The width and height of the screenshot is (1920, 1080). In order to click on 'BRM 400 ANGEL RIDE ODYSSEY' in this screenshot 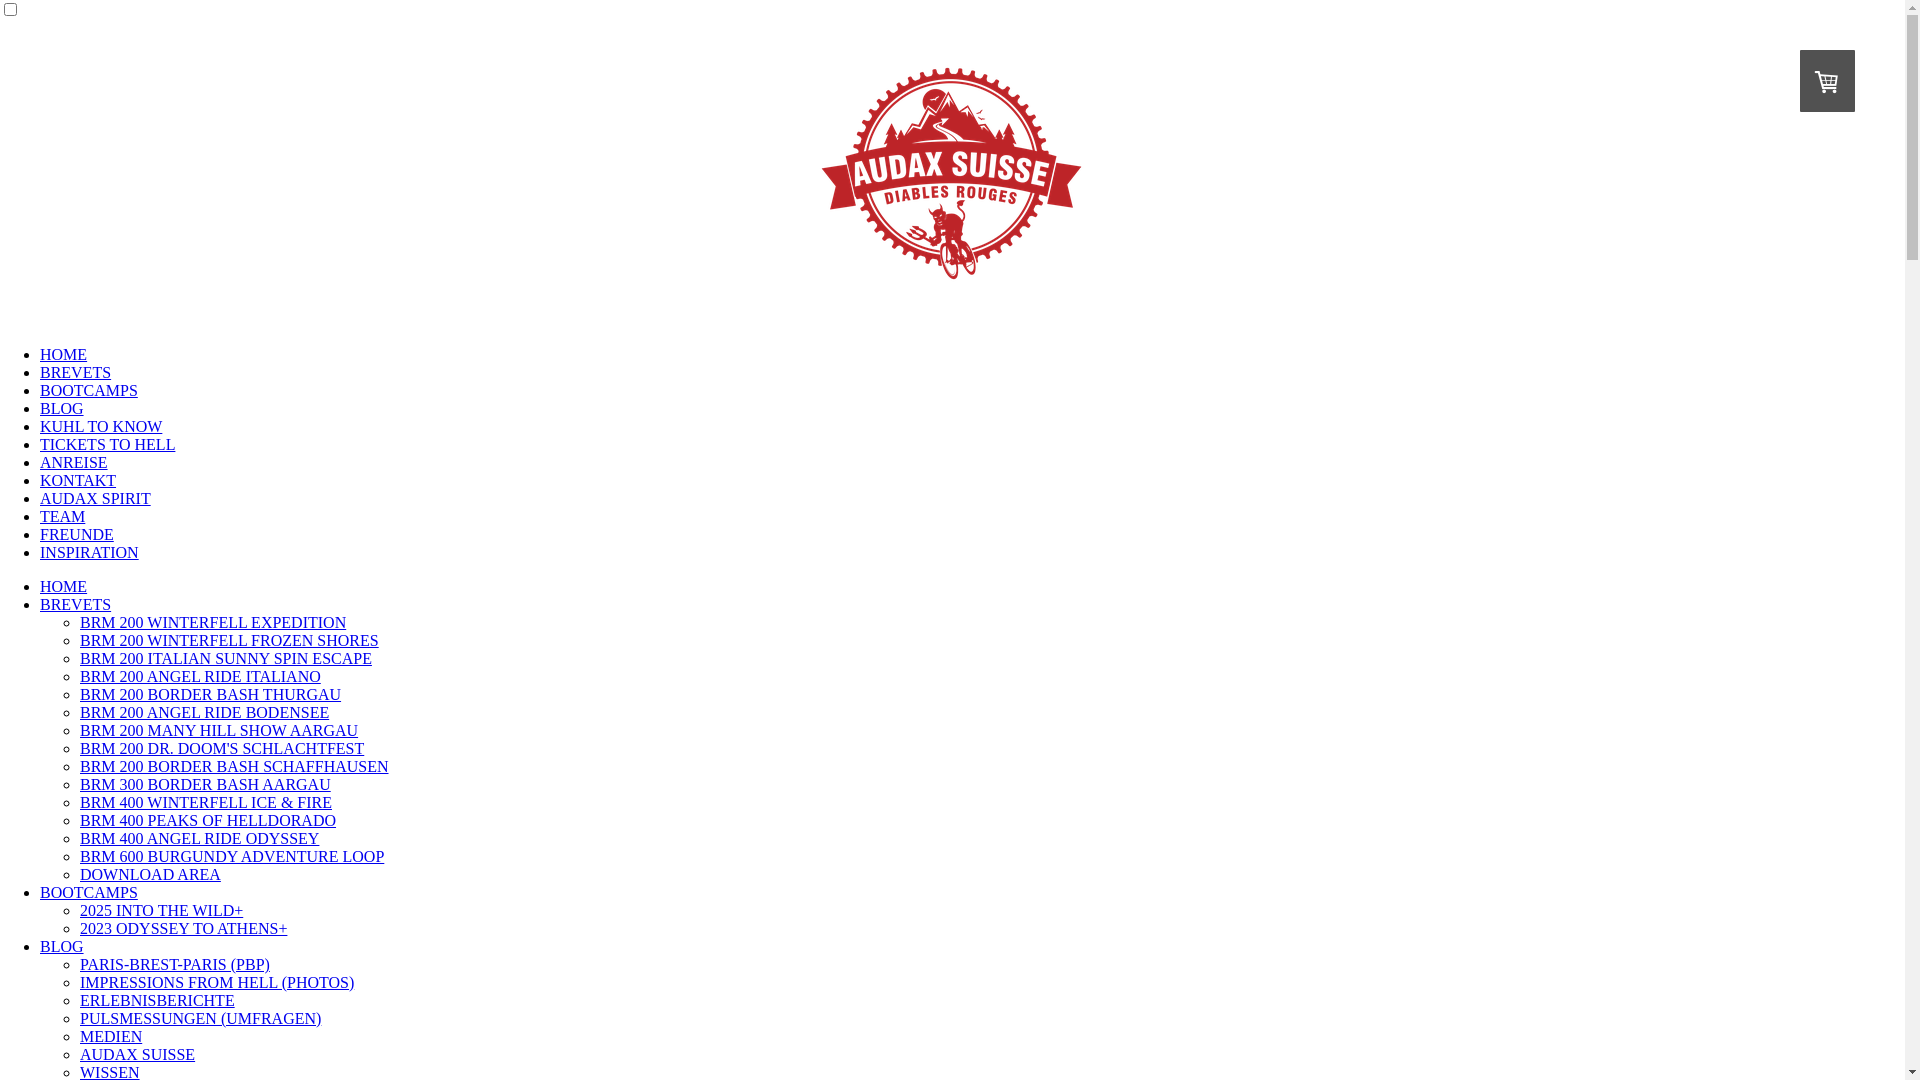, I will do `click(199, 838)`.